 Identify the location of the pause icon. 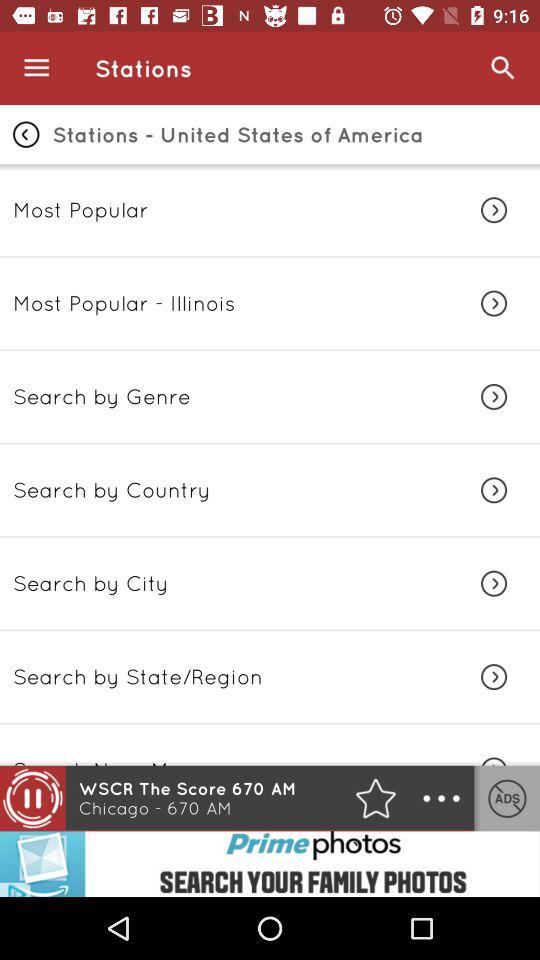
(31, 798).